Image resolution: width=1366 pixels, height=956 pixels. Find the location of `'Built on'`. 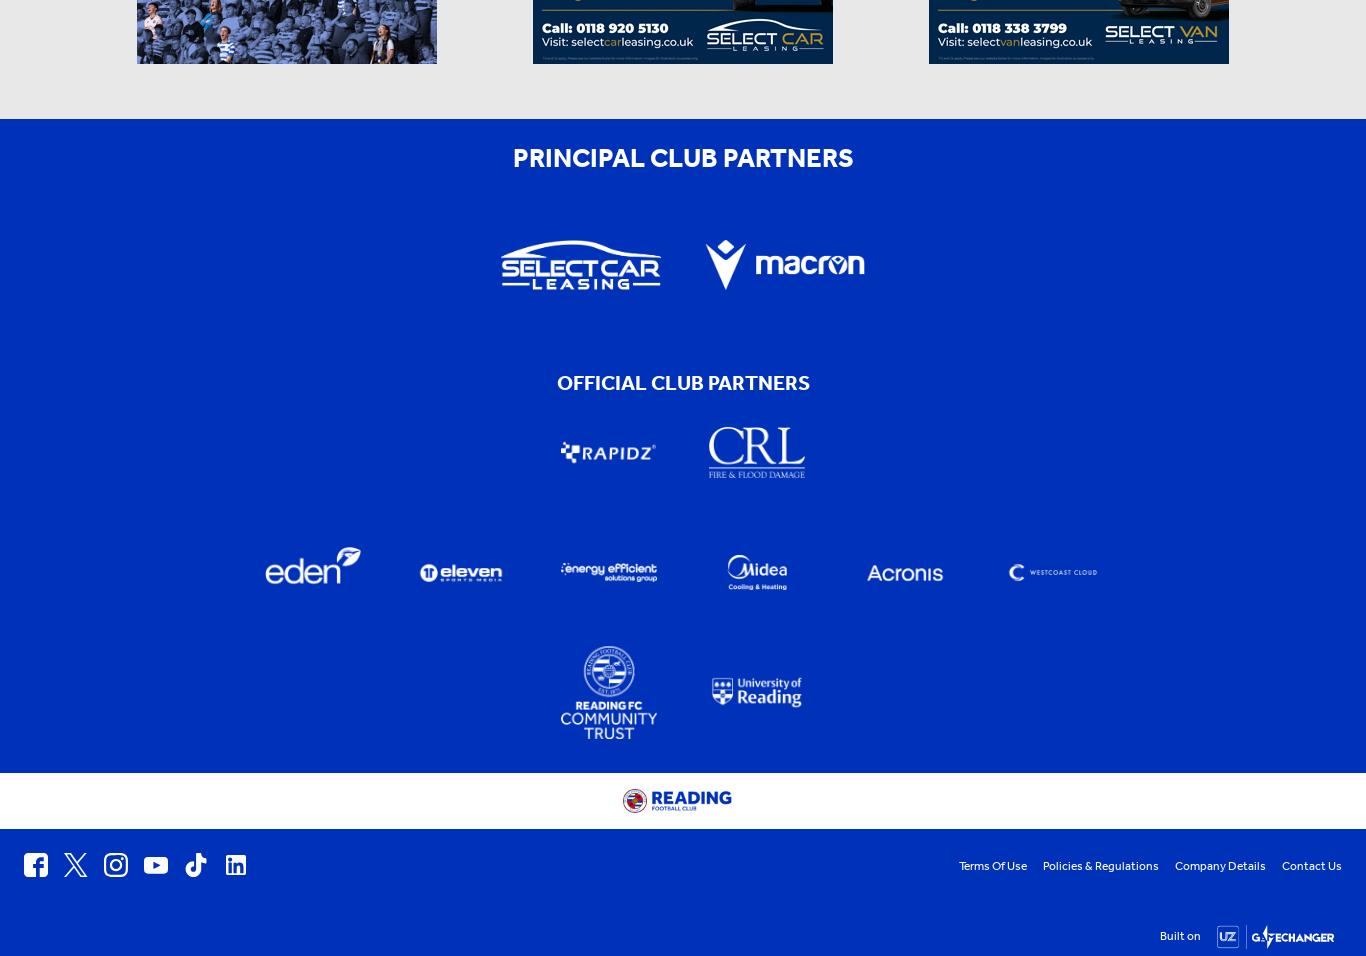

'Built on' is located at coordinates (1180, 934).